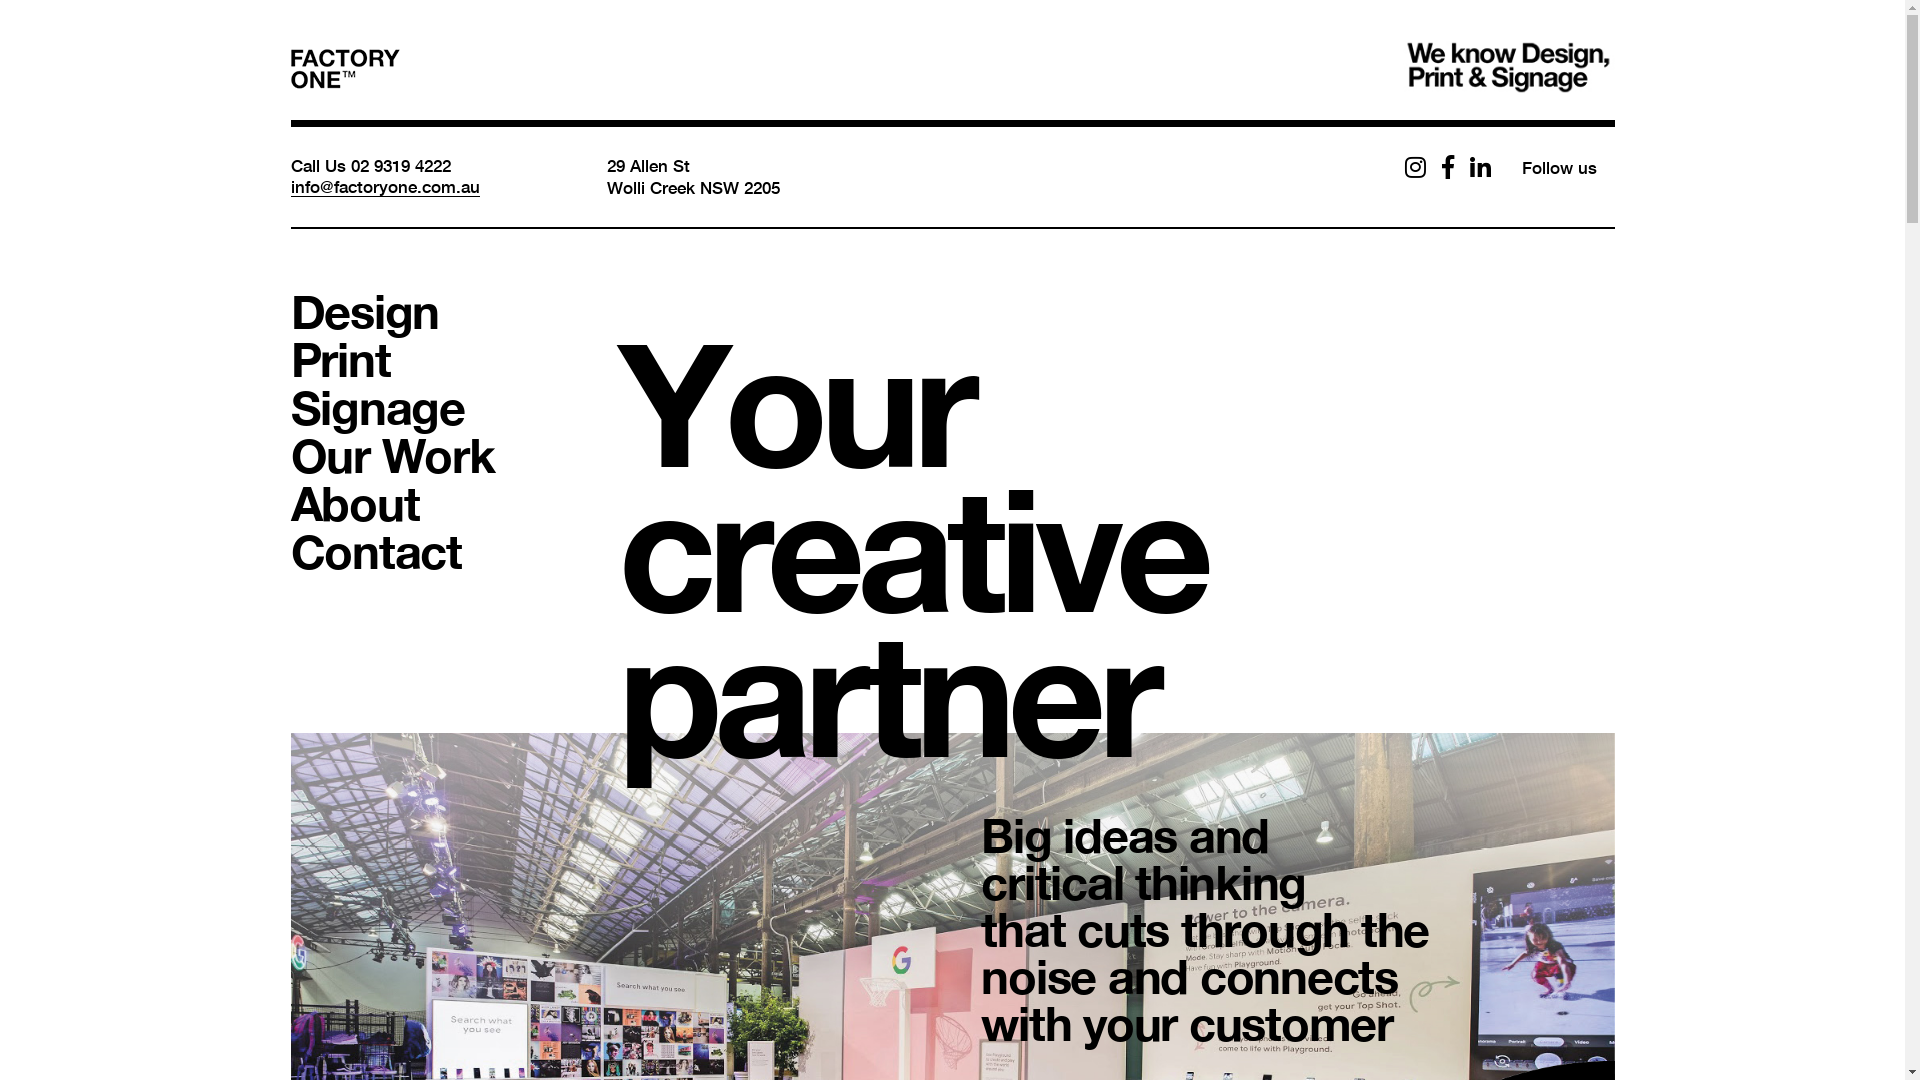 Image resolution: width=1920 pixels, height=1080 pixels. I want to click on 'Interior Signage', so click(755, 871).